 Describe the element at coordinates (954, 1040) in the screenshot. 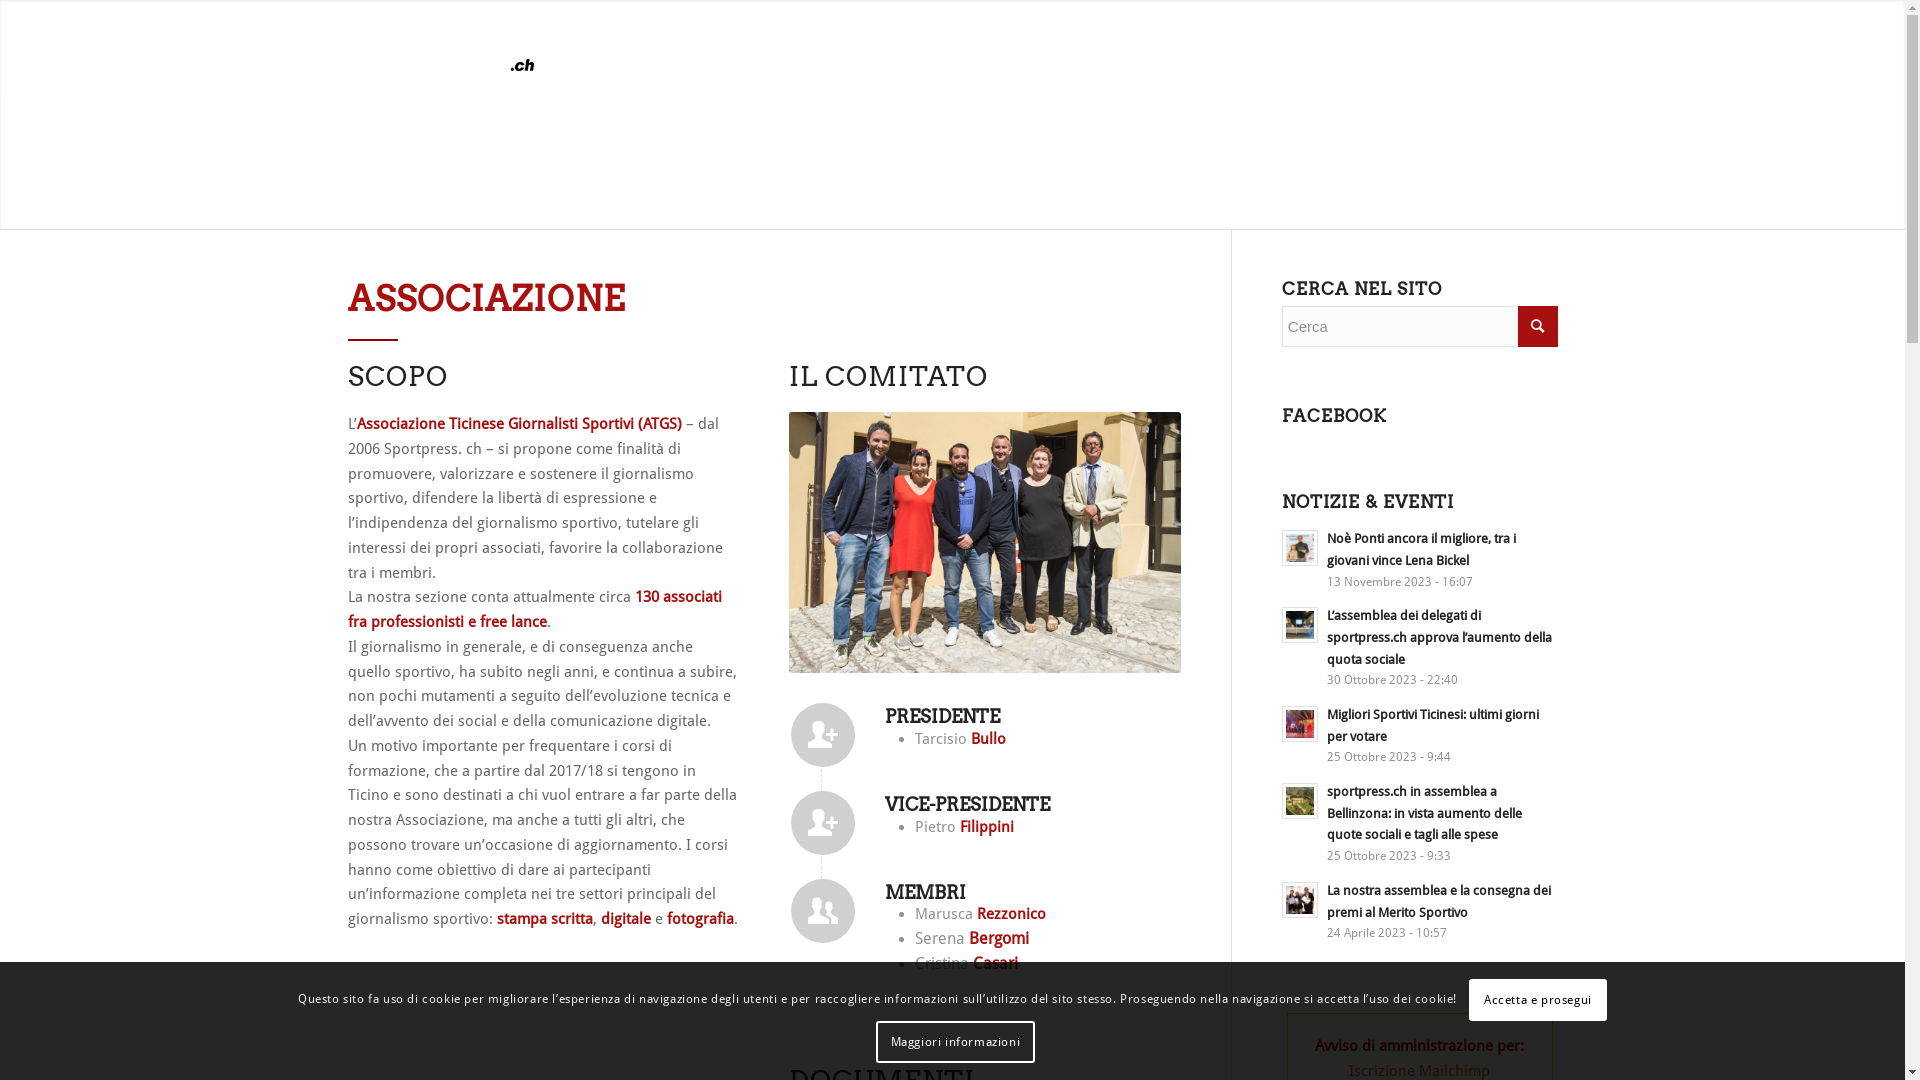

I see `'Maggiori informazioni'` at that location.